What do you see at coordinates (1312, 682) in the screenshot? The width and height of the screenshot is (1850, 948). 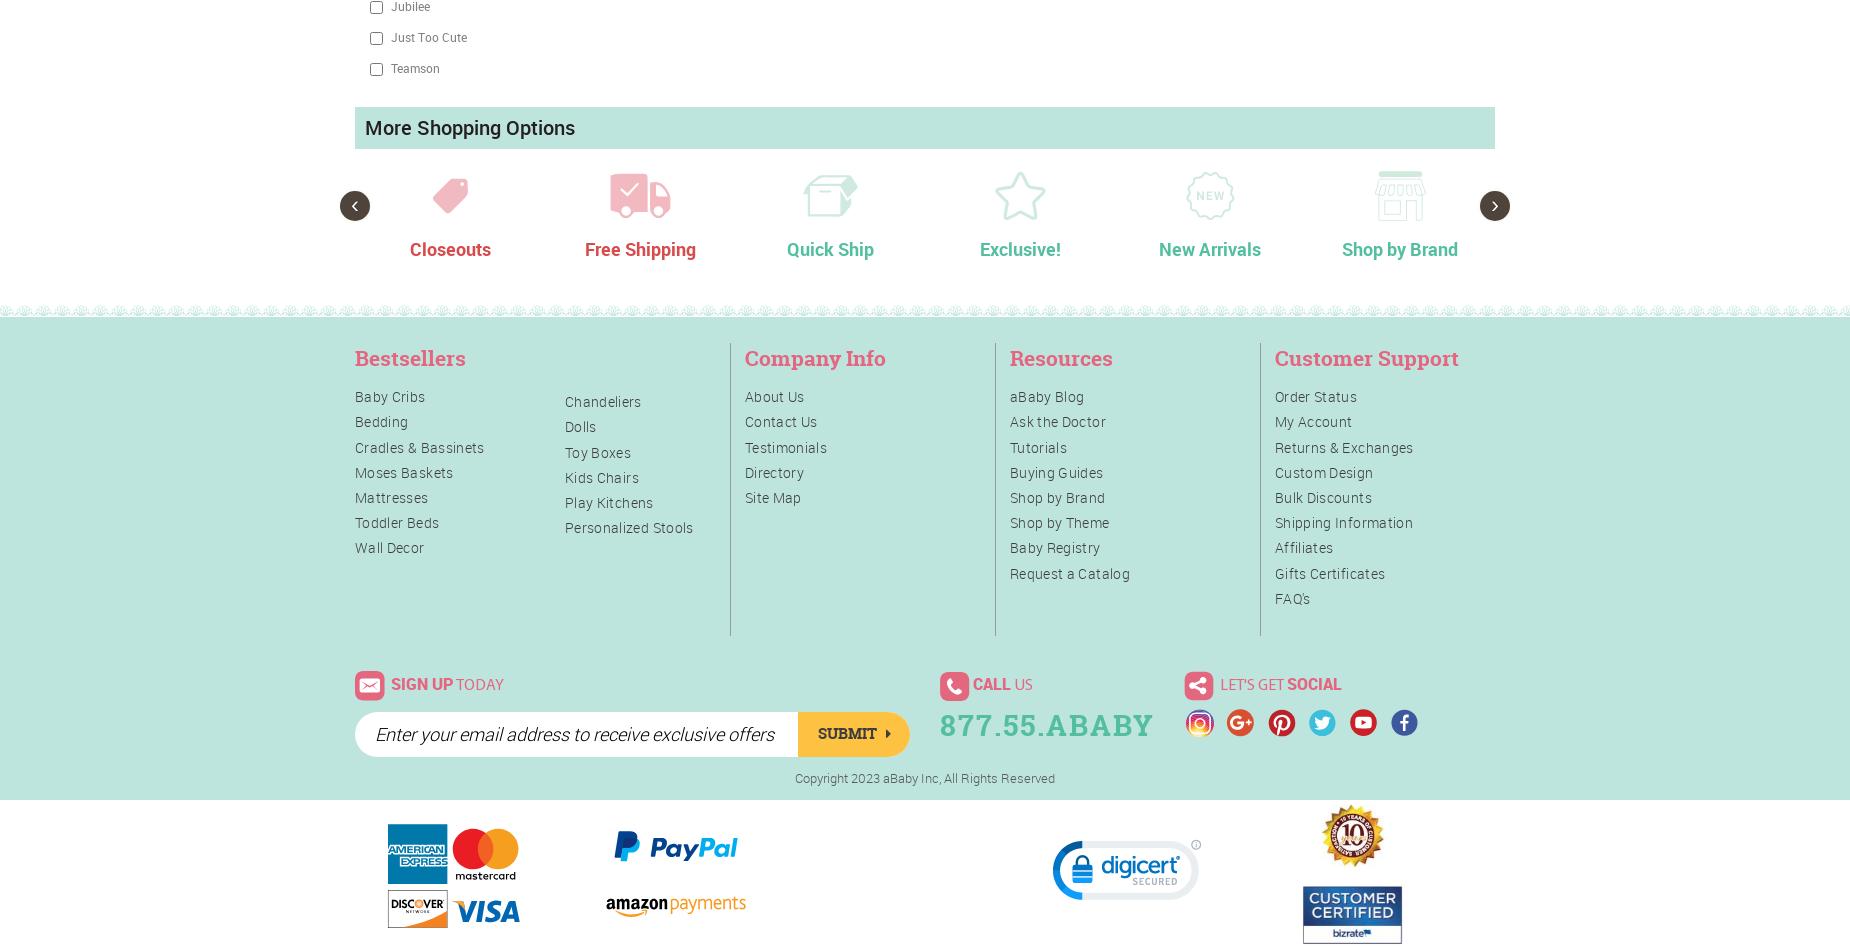 I see `'SOCIAL'` at bounding box center [1312, 682].